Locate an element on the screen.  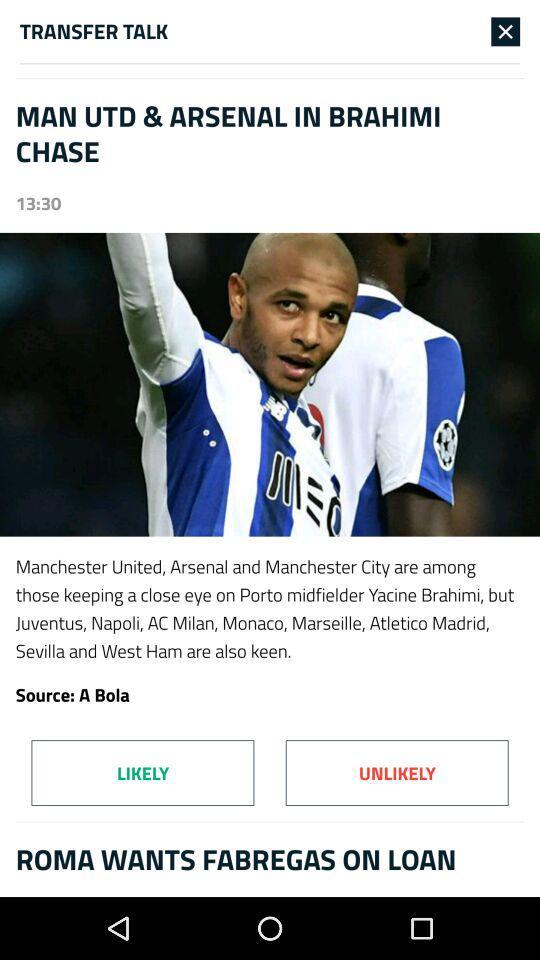
unlikely item is located at coordinates (397, 772).